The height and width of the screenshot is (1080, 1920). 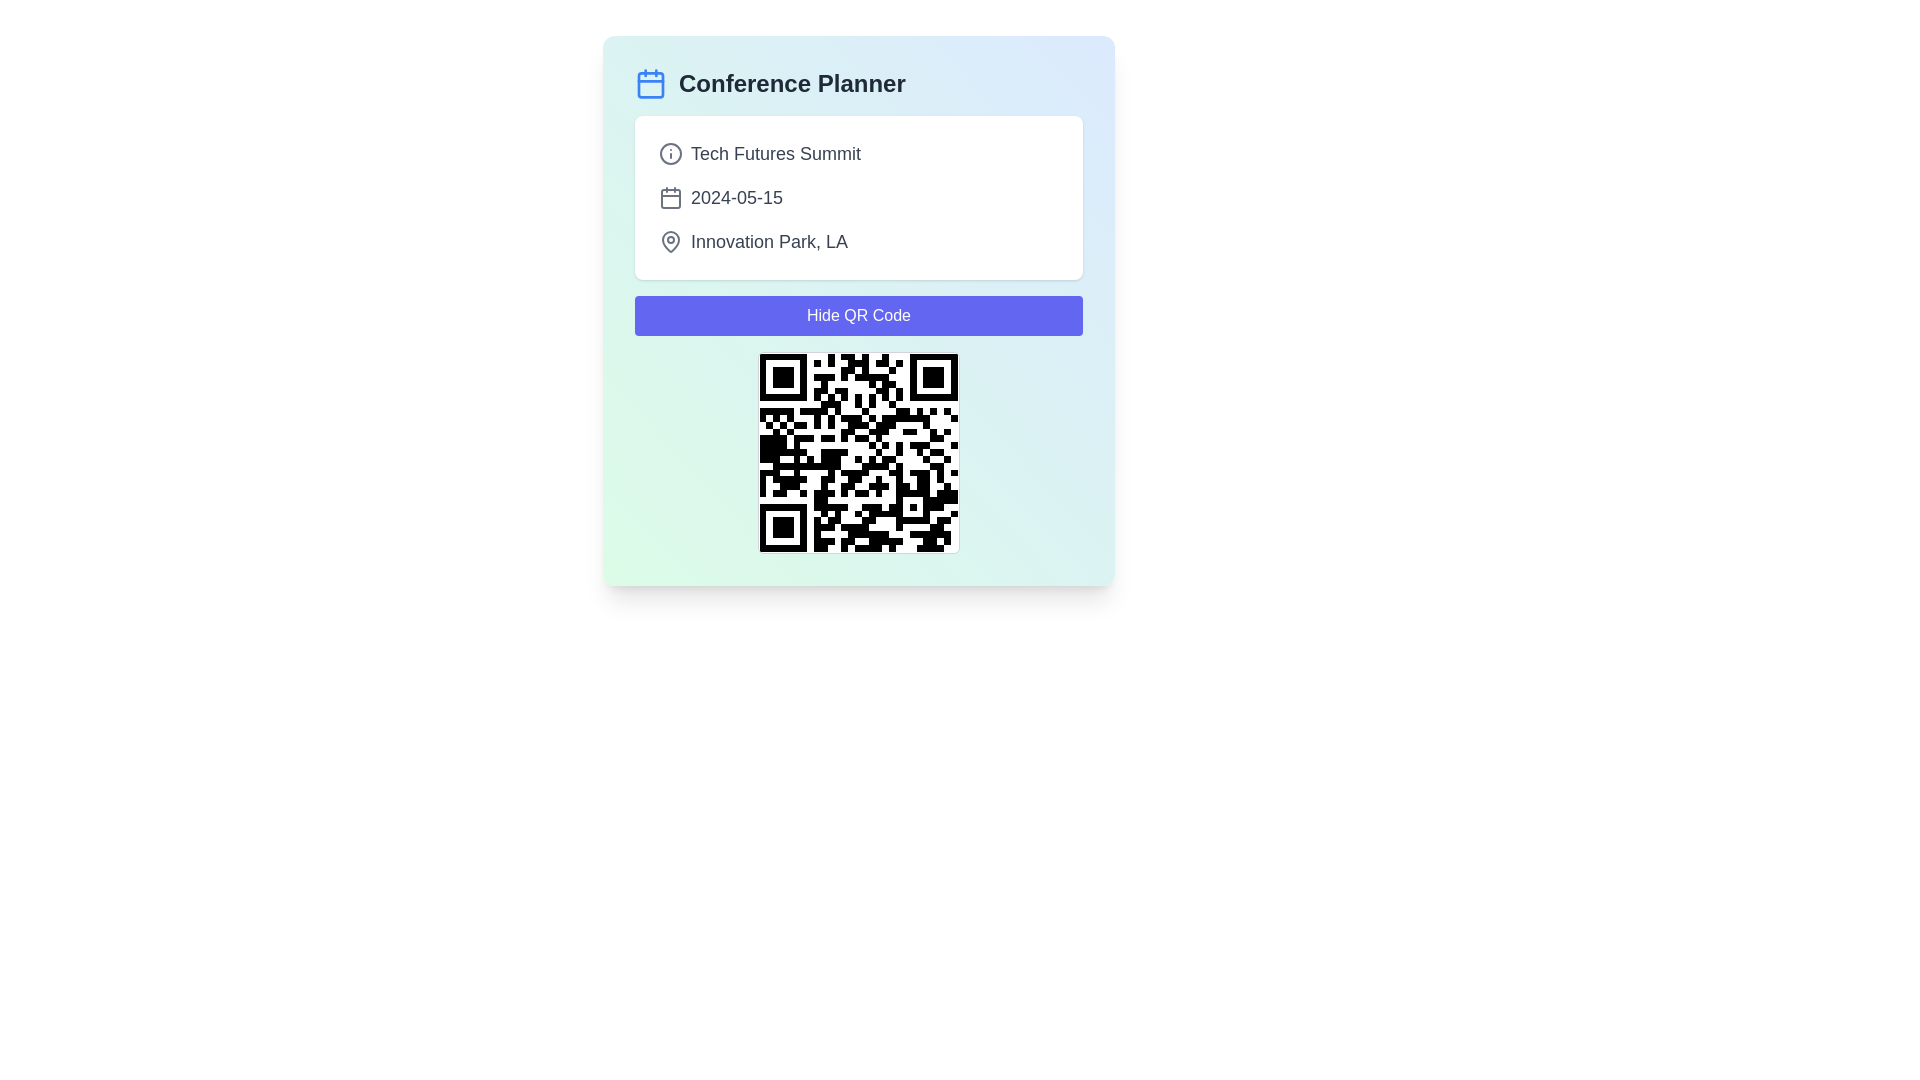 I want to click on the decorative icon for the 'Conference Planner' section, which is located at the top left of the card layout, centered vertically with the text 'Conference Planner', so click(x=651, y=83).